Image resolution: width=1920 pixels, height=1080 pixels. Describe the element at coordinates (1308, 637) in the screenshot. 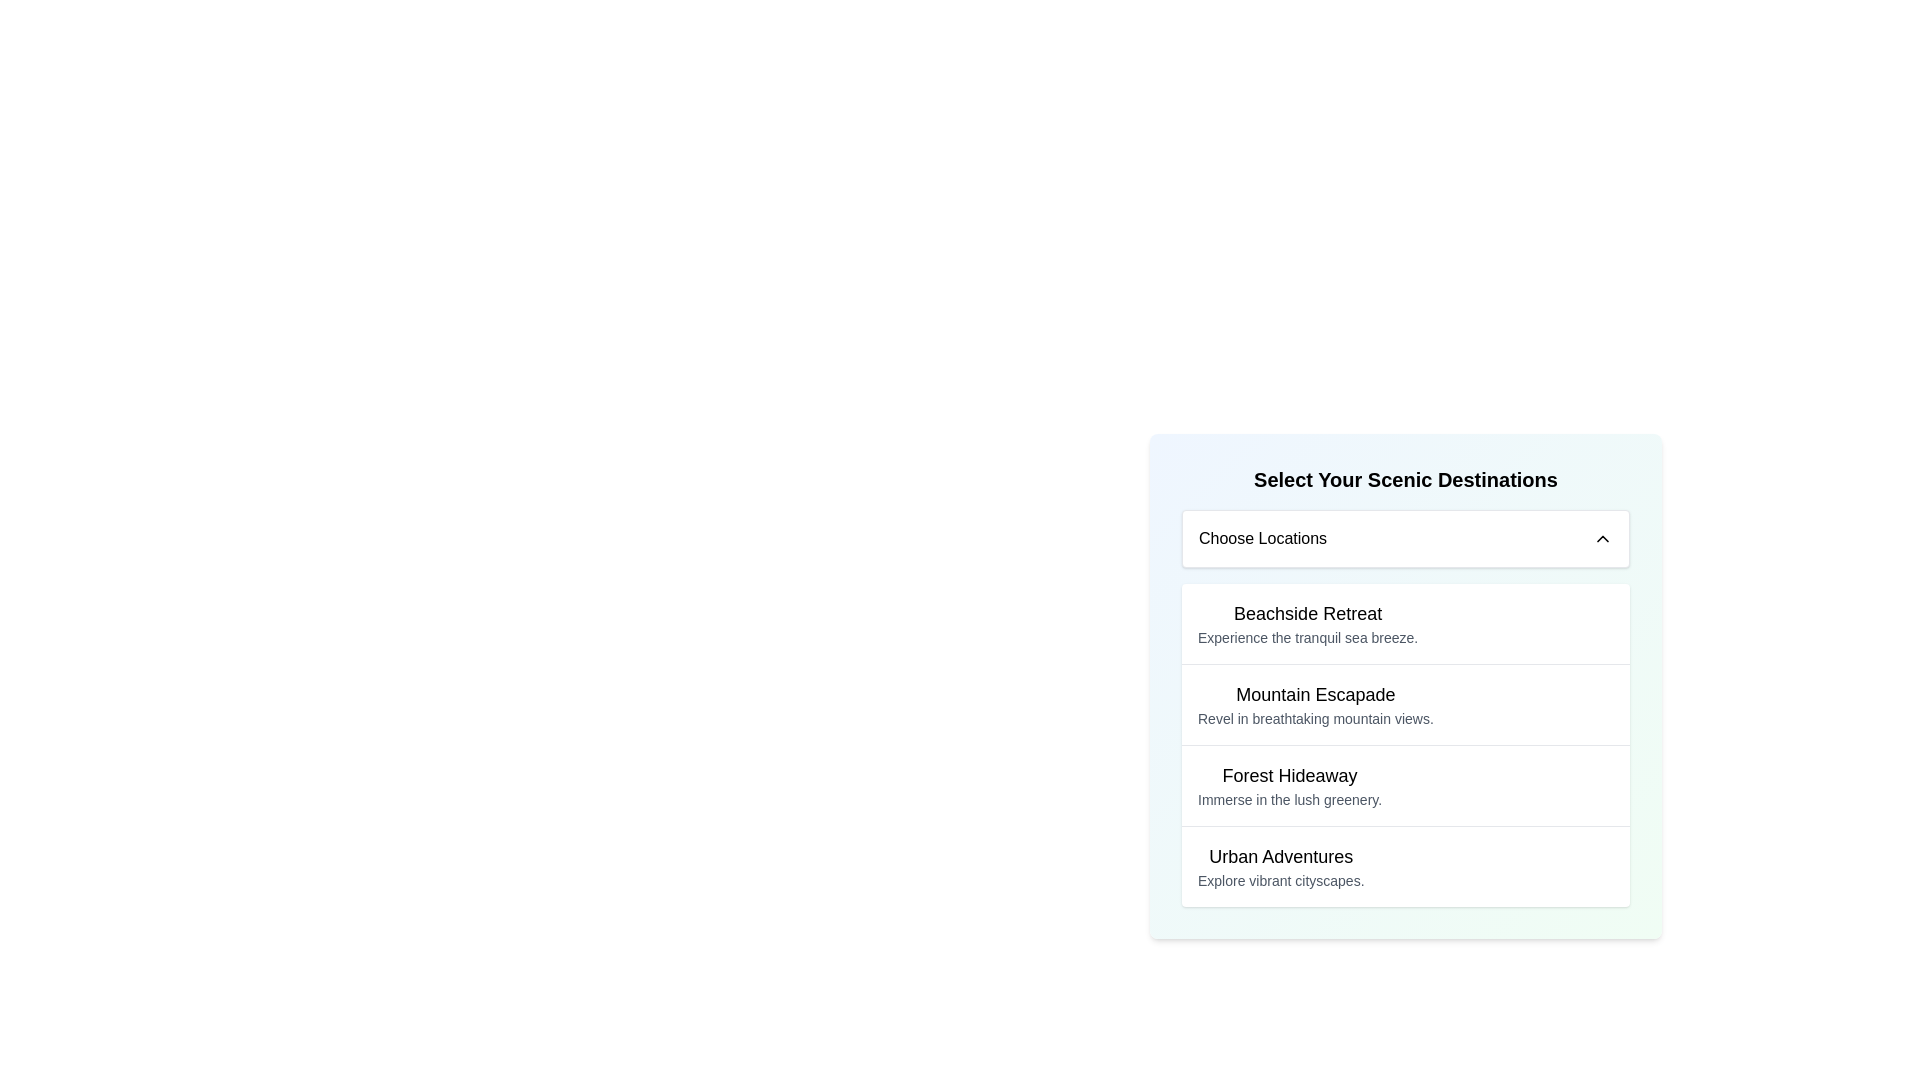

I see `the descriptive text that reads 'Experience the tranquil sea breeze.' located beneath the 'Beachside Retreat' heading` at that location.